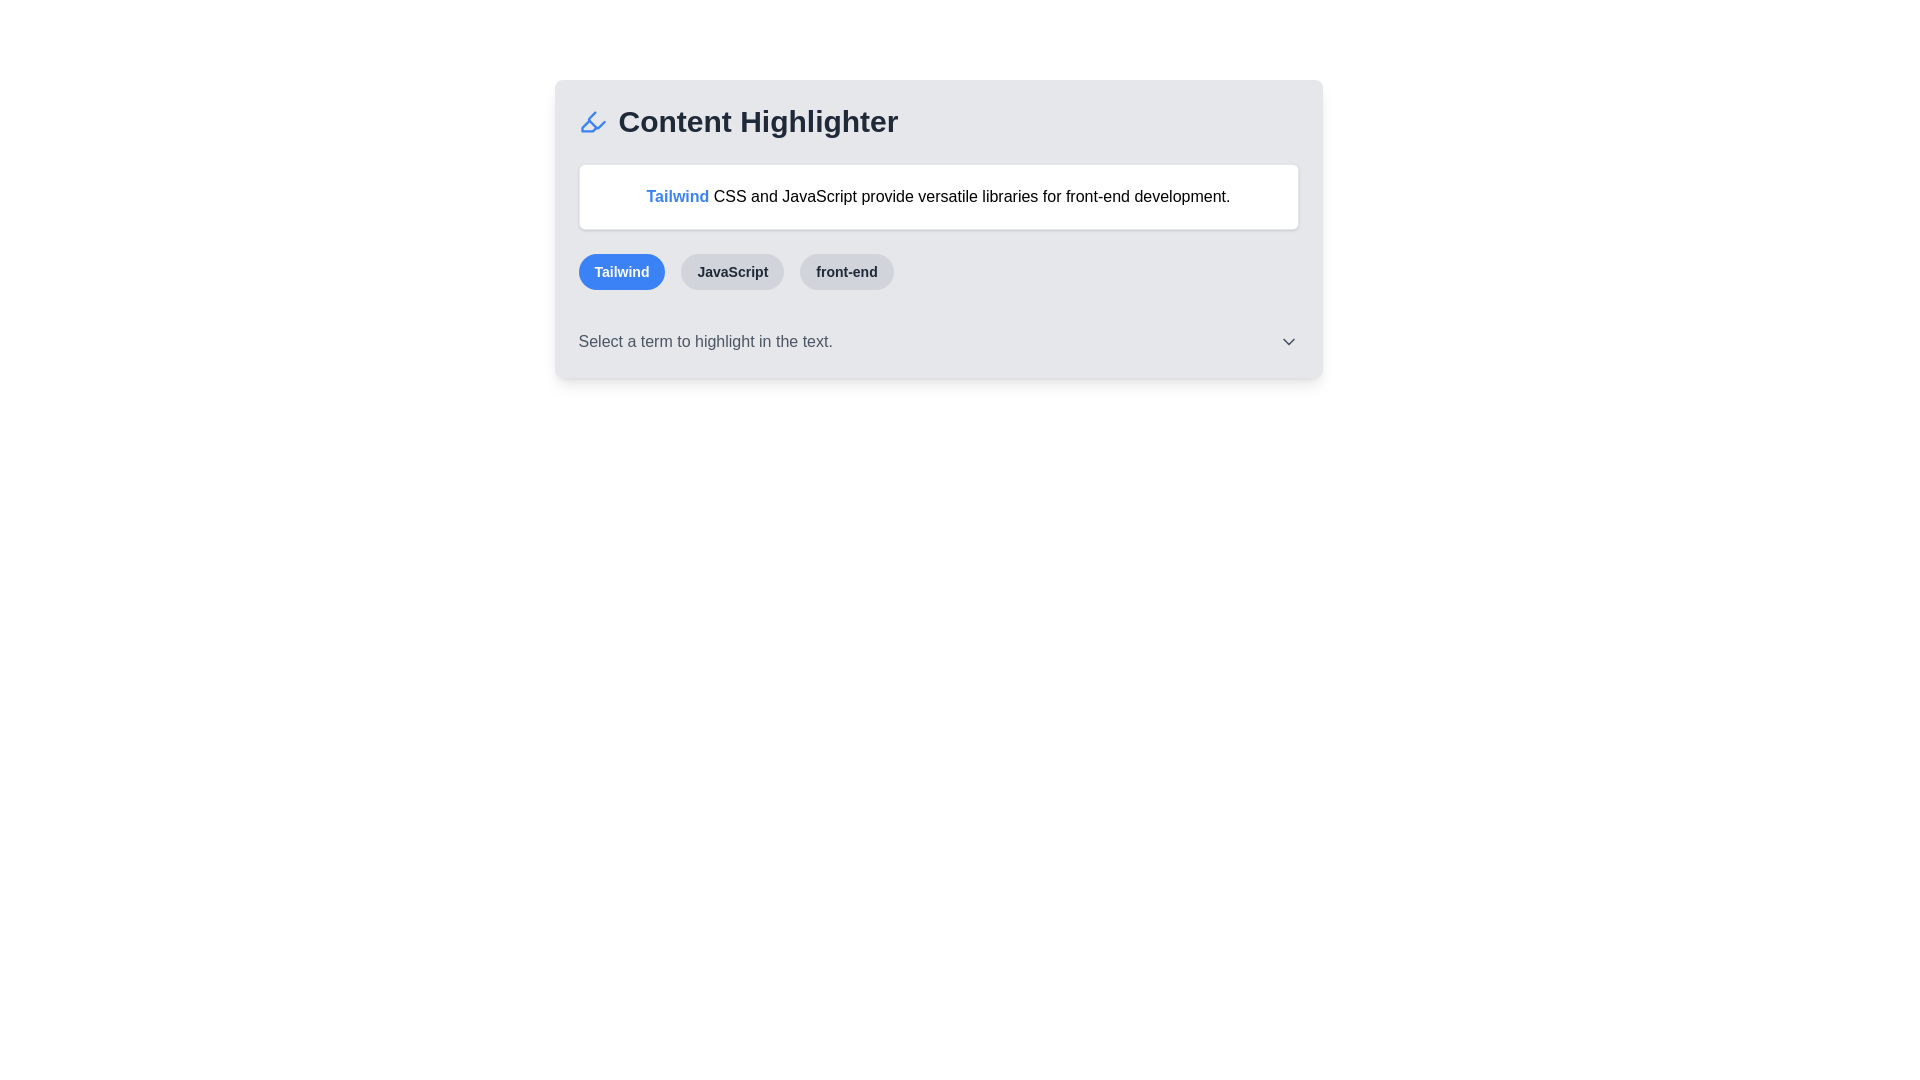  Describe the element at coordinates (591, 122) in the screenshot. I see `the highlighting icon located in the header section titled 'Content Highlighter', positioned to the leftmost side` at that location.